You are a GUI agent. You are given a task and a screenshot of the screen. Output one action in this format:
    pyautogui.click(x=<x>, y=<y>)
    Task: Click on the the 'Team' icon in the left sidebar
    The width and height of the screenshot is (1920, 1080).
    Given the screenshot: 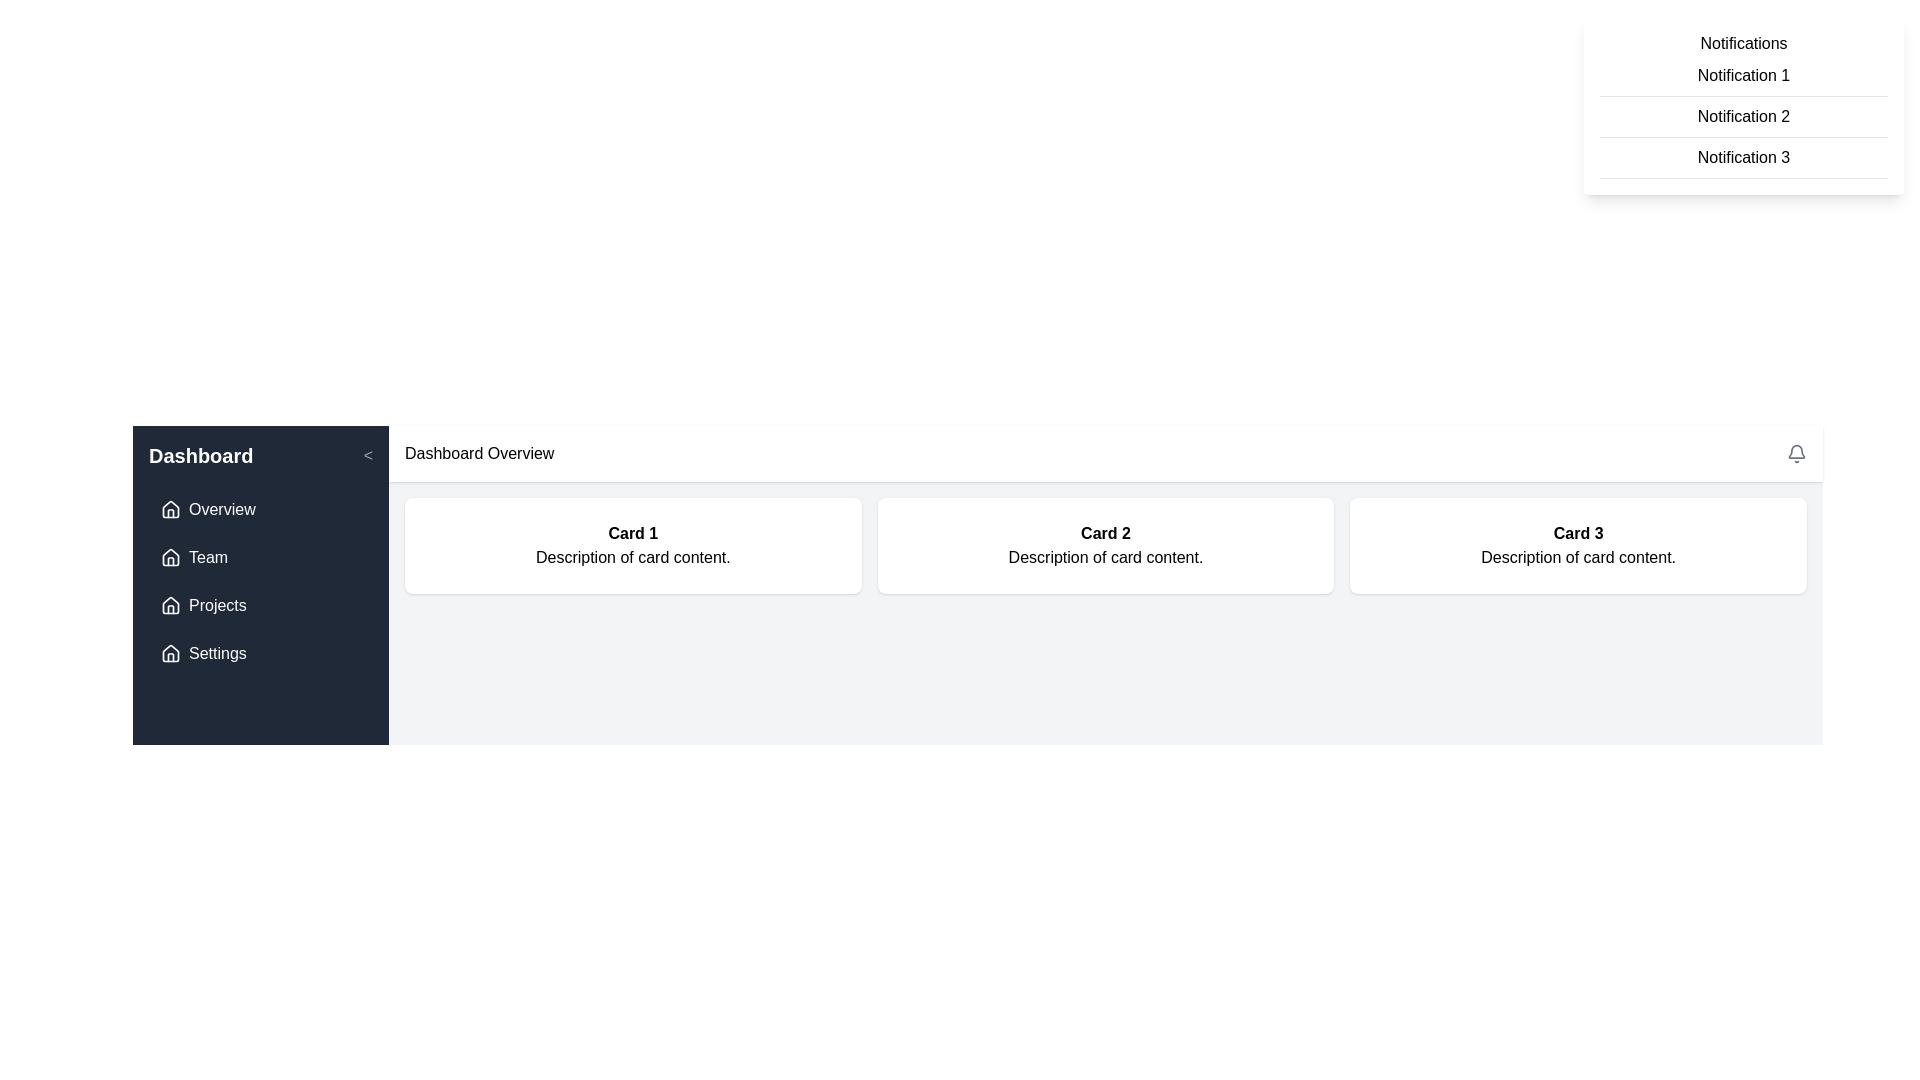 What is the action you would take?
    pyautogui.click(x=171, y=558)
    